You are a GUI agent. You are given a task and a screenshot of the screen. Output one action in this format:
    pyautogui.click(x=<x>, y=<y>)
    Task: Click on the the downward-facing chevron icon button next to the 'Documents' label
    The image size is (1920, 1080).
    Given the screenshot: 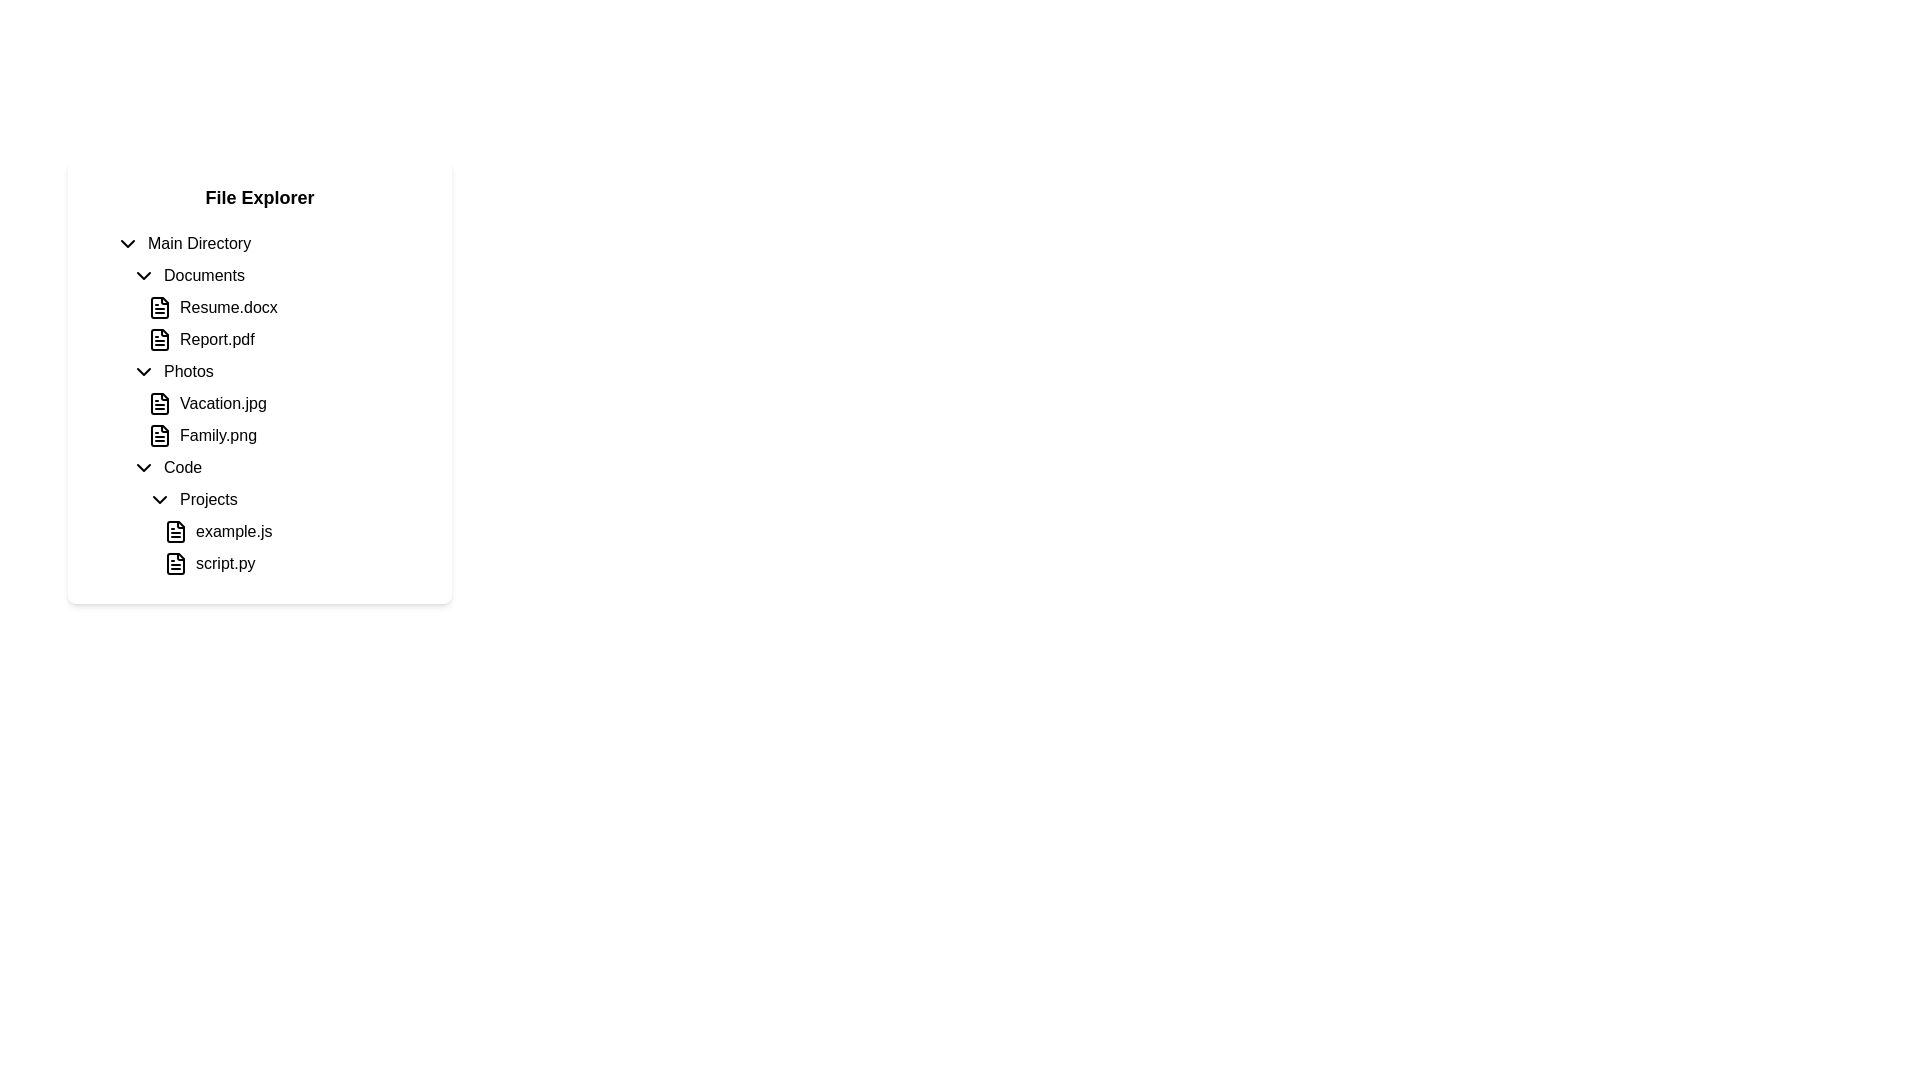 What is the action you would take?
    pyautogui.click(x=143, y=276)
    